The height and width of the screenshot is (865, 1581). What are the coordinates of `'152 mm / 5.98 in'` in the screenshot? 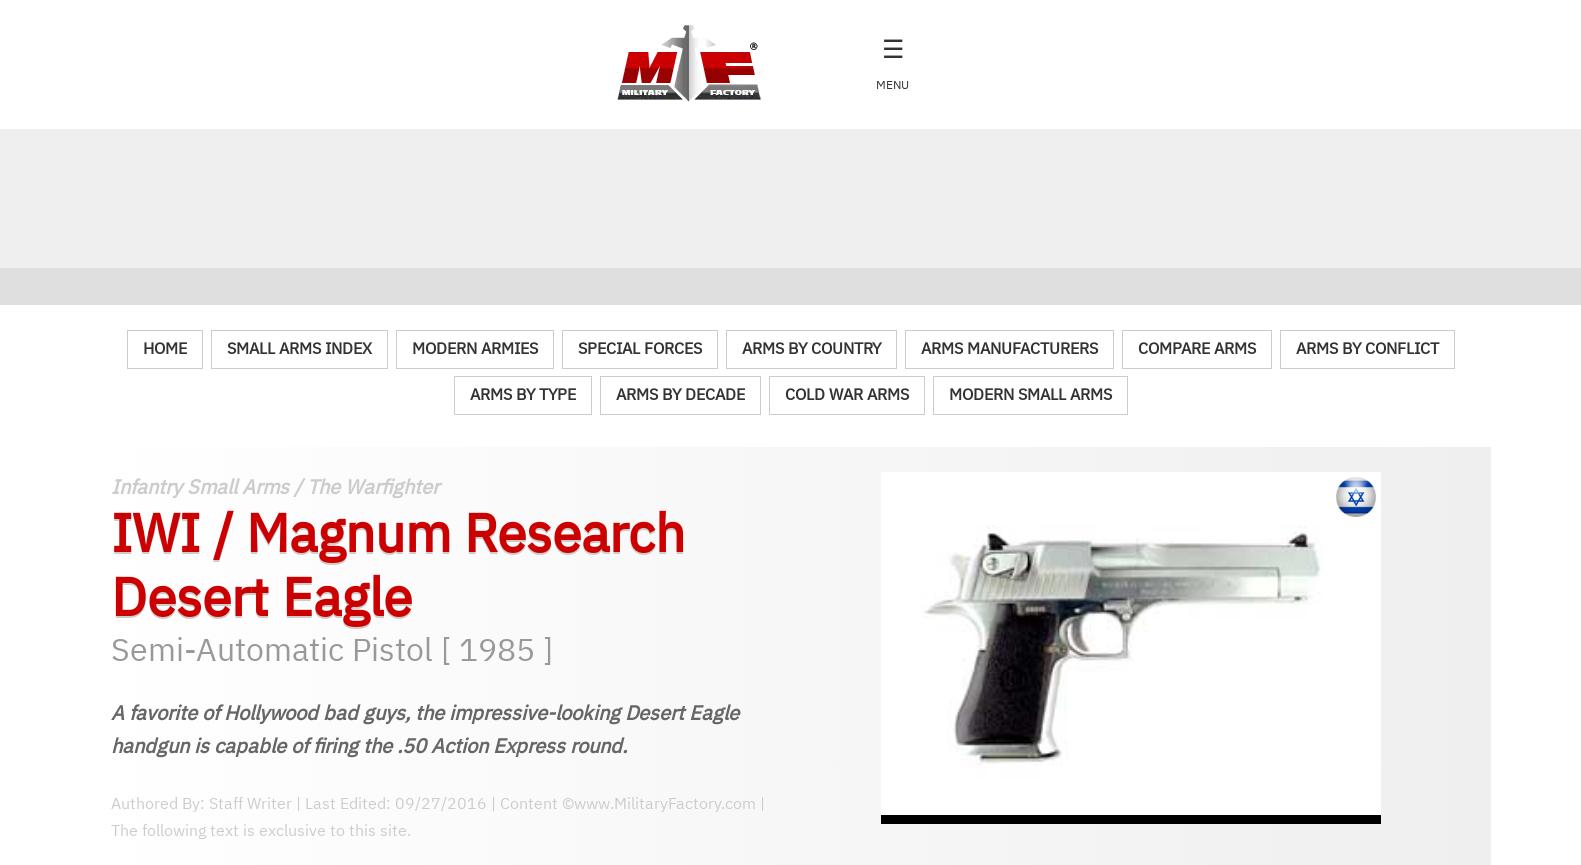 It's located at (212, 622).